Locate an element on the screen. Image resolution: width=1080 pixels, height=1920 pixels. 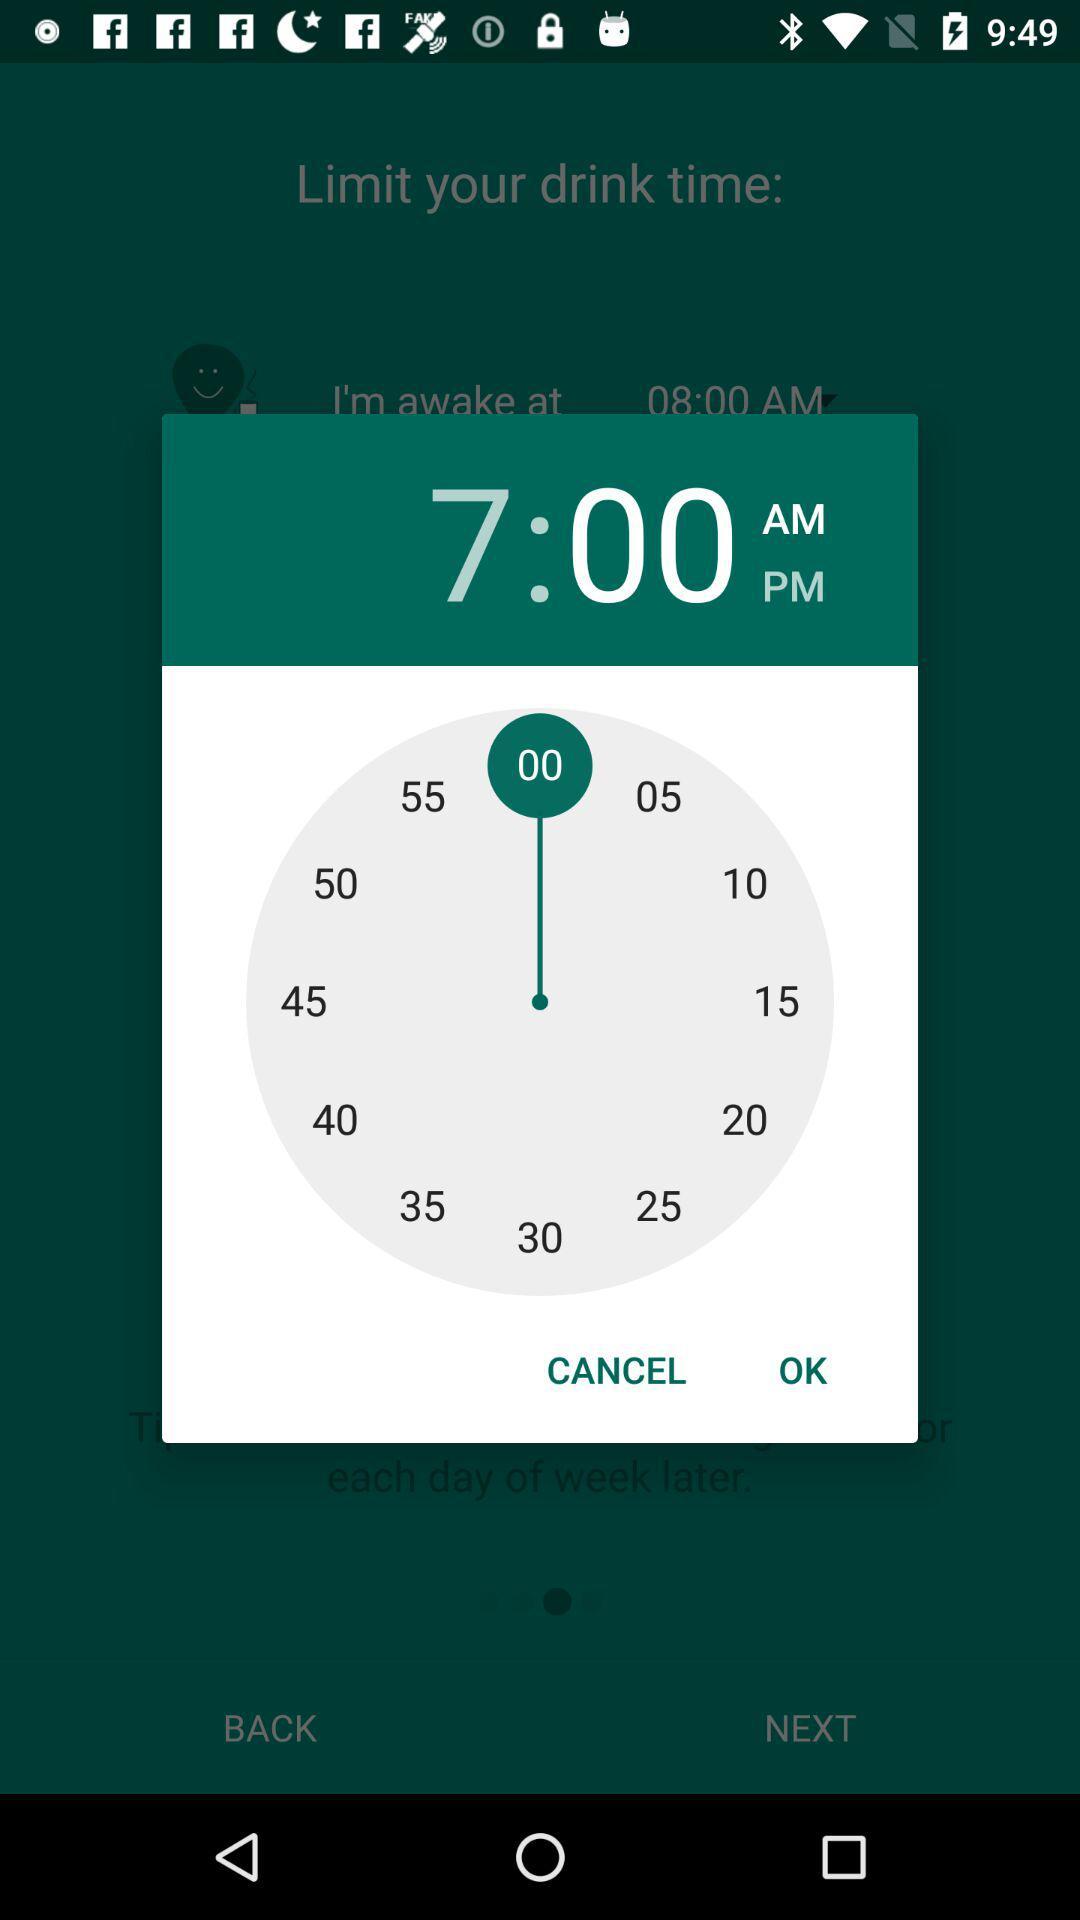
the icon to the right of the : icon is located at coordinates (652, 539).